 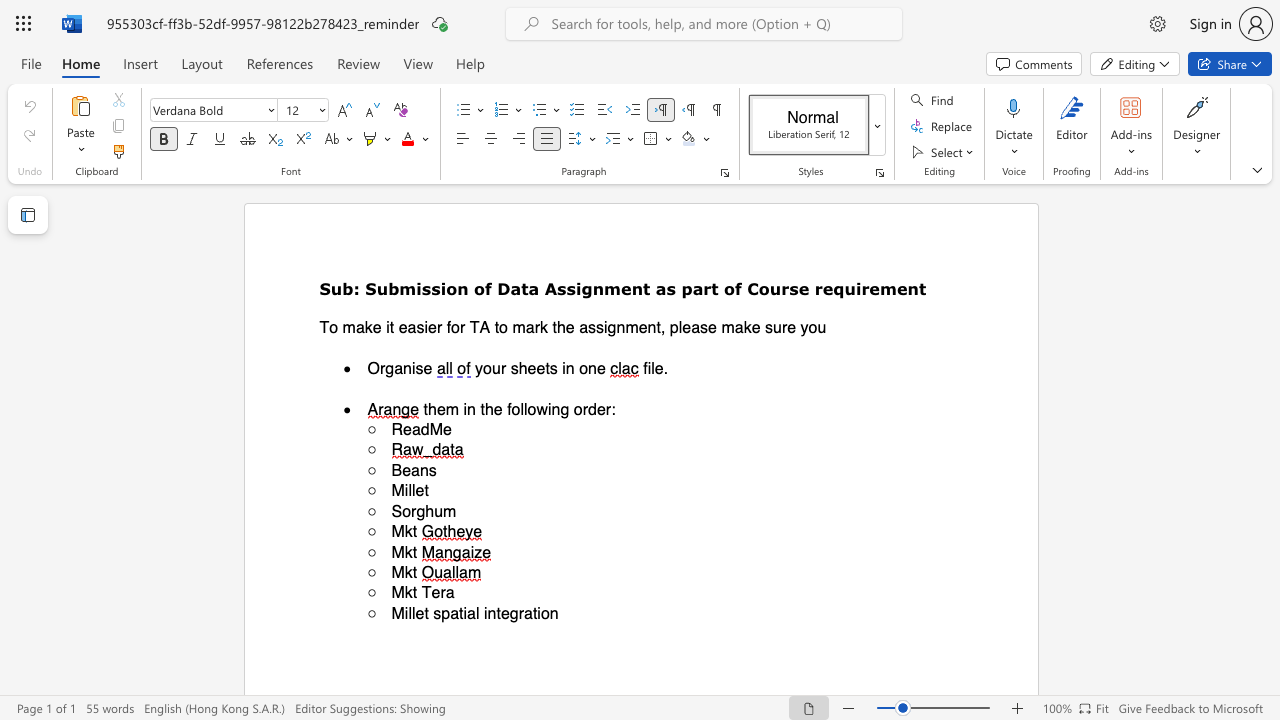 What do you see at coordinates (456, 288) in the screenshot?
I see `the subset text "n of" within the text "Sub: Submission of"` at bounding box center [456, 288].